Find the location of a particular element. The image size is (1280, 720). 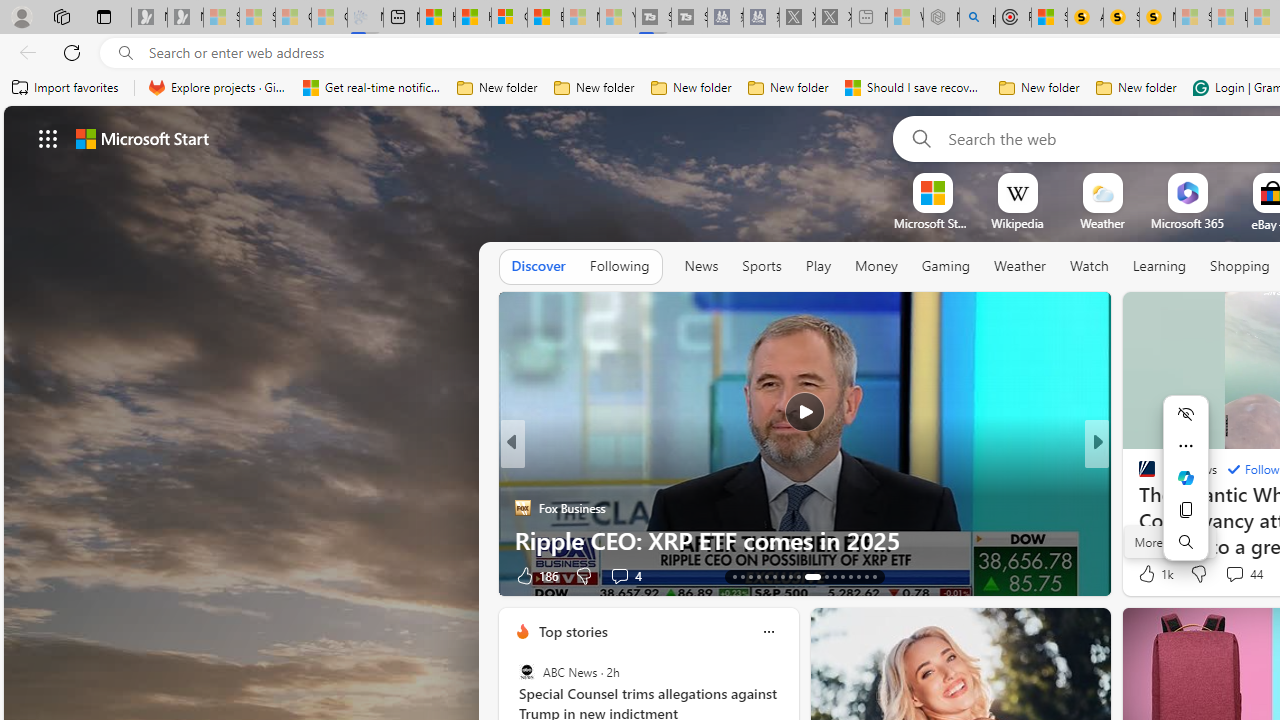

'ABC News' is located at coordinates (526, 672).